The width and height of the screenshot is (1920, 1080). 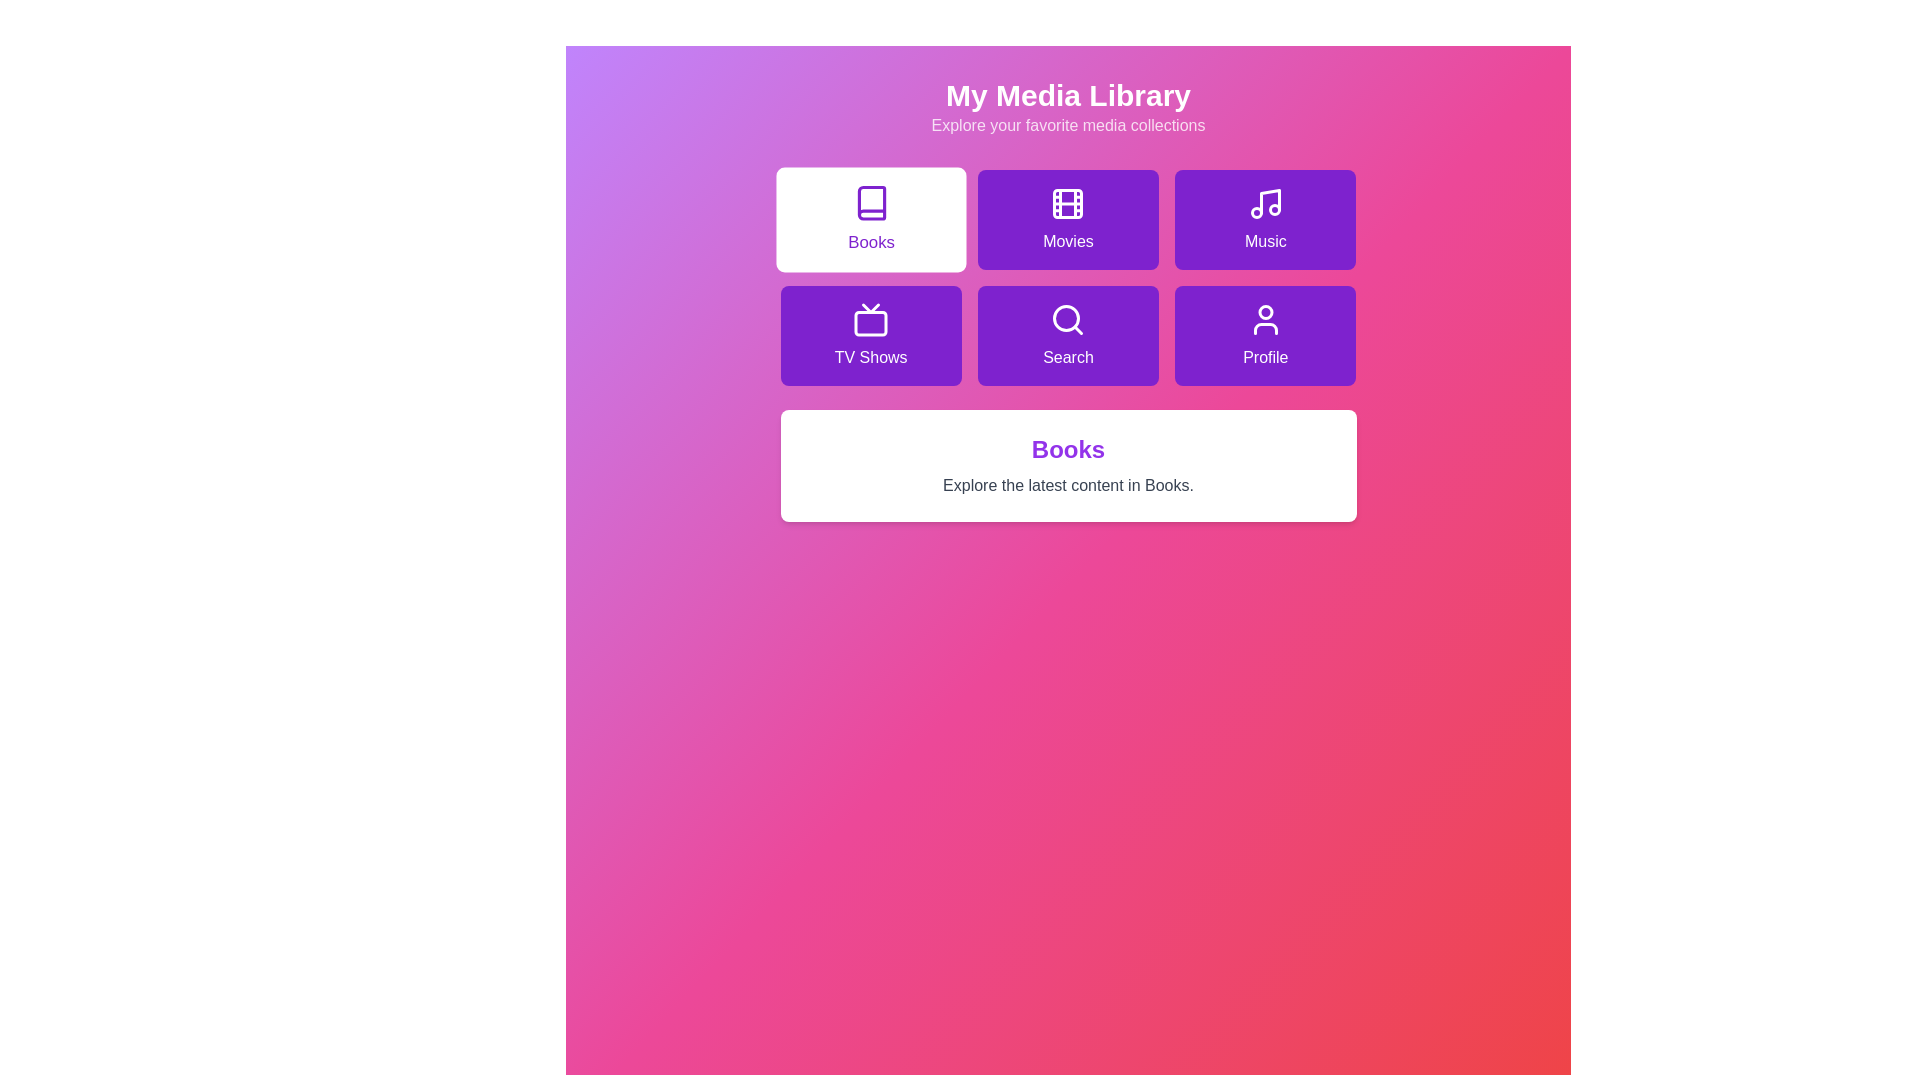 What do you see at coordinates (1067, 334) in the screenshot?
I see `the purple 'Search' button with rounded corners that contains a magnifying glass icon and the text 'Search' below it, located in the bottom row of the grid layout` at bounding box center [1067, 334].